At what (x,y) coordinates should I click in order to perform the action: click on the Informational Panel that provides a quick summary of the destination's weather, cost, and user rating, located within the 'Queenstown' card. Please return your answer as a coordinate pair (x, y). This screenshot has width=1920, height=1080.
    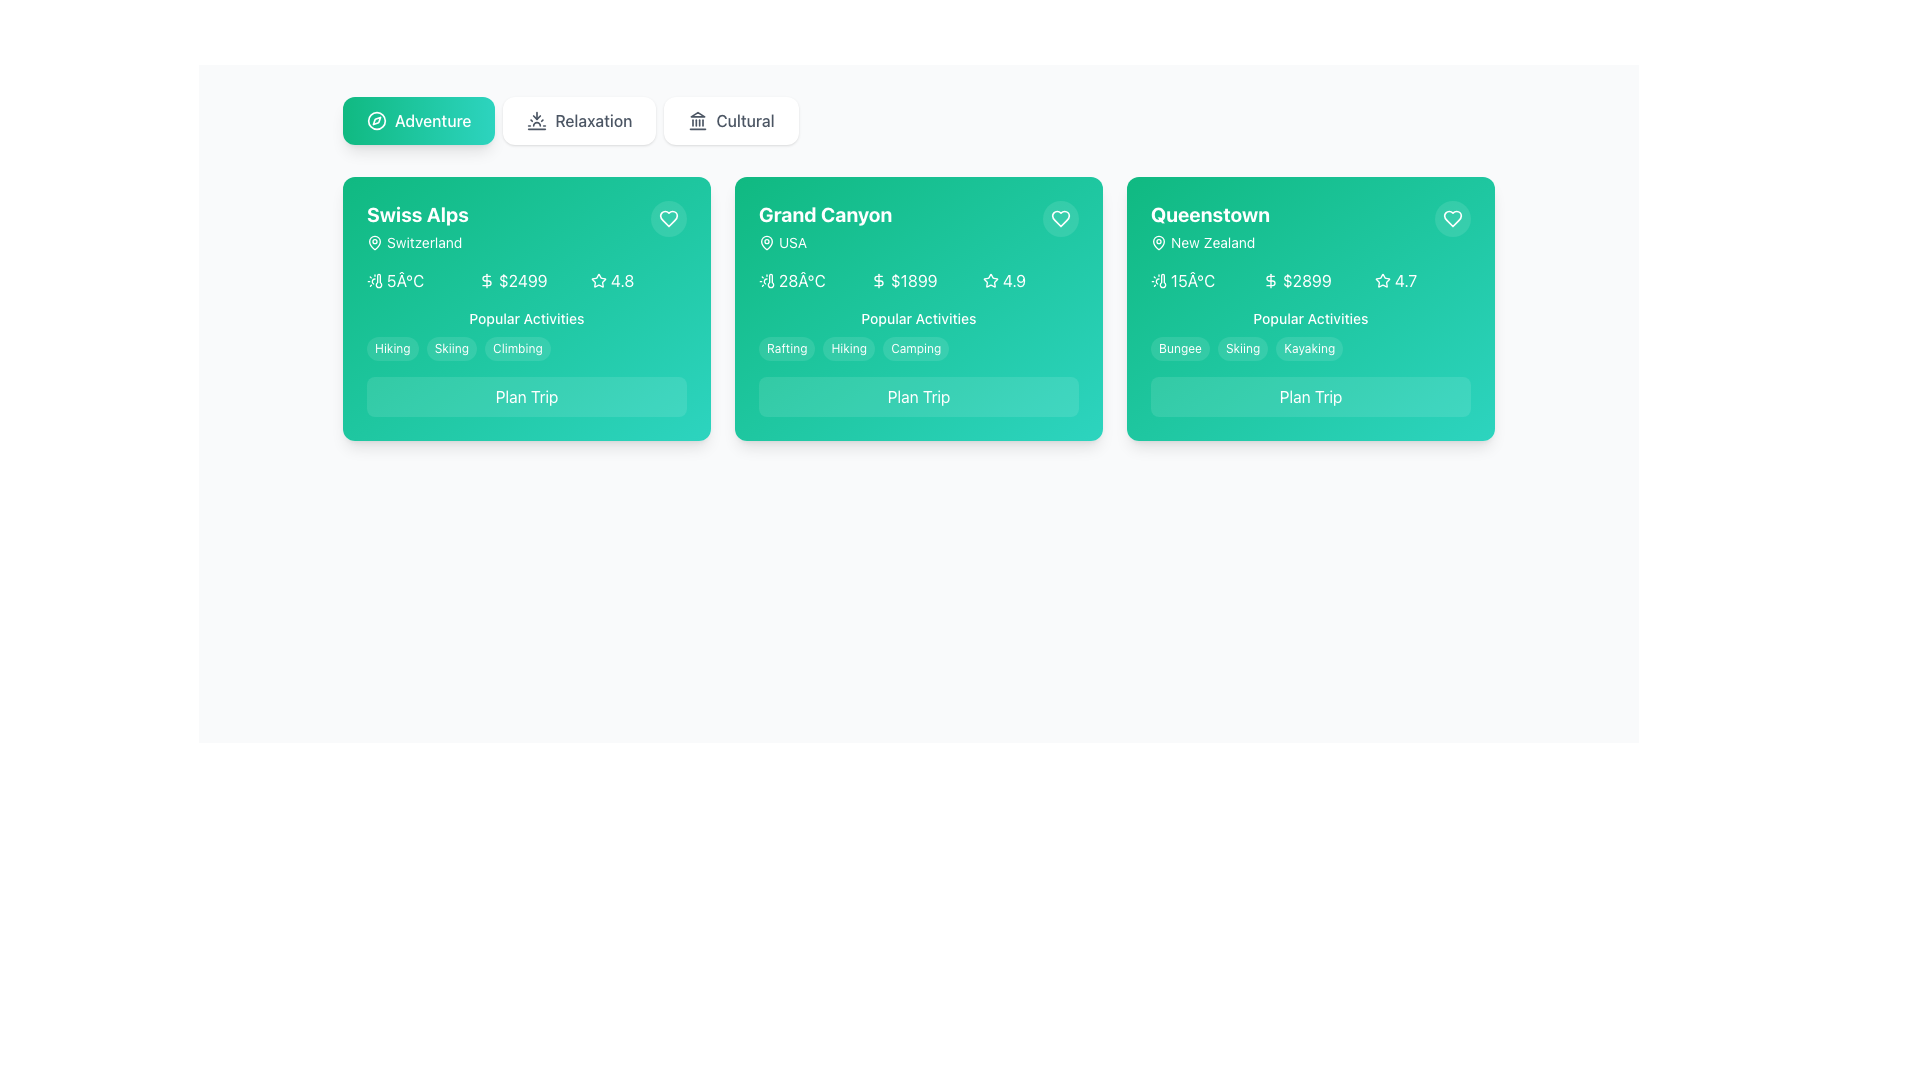
    Looking at the image, I should click on (1310, 281).